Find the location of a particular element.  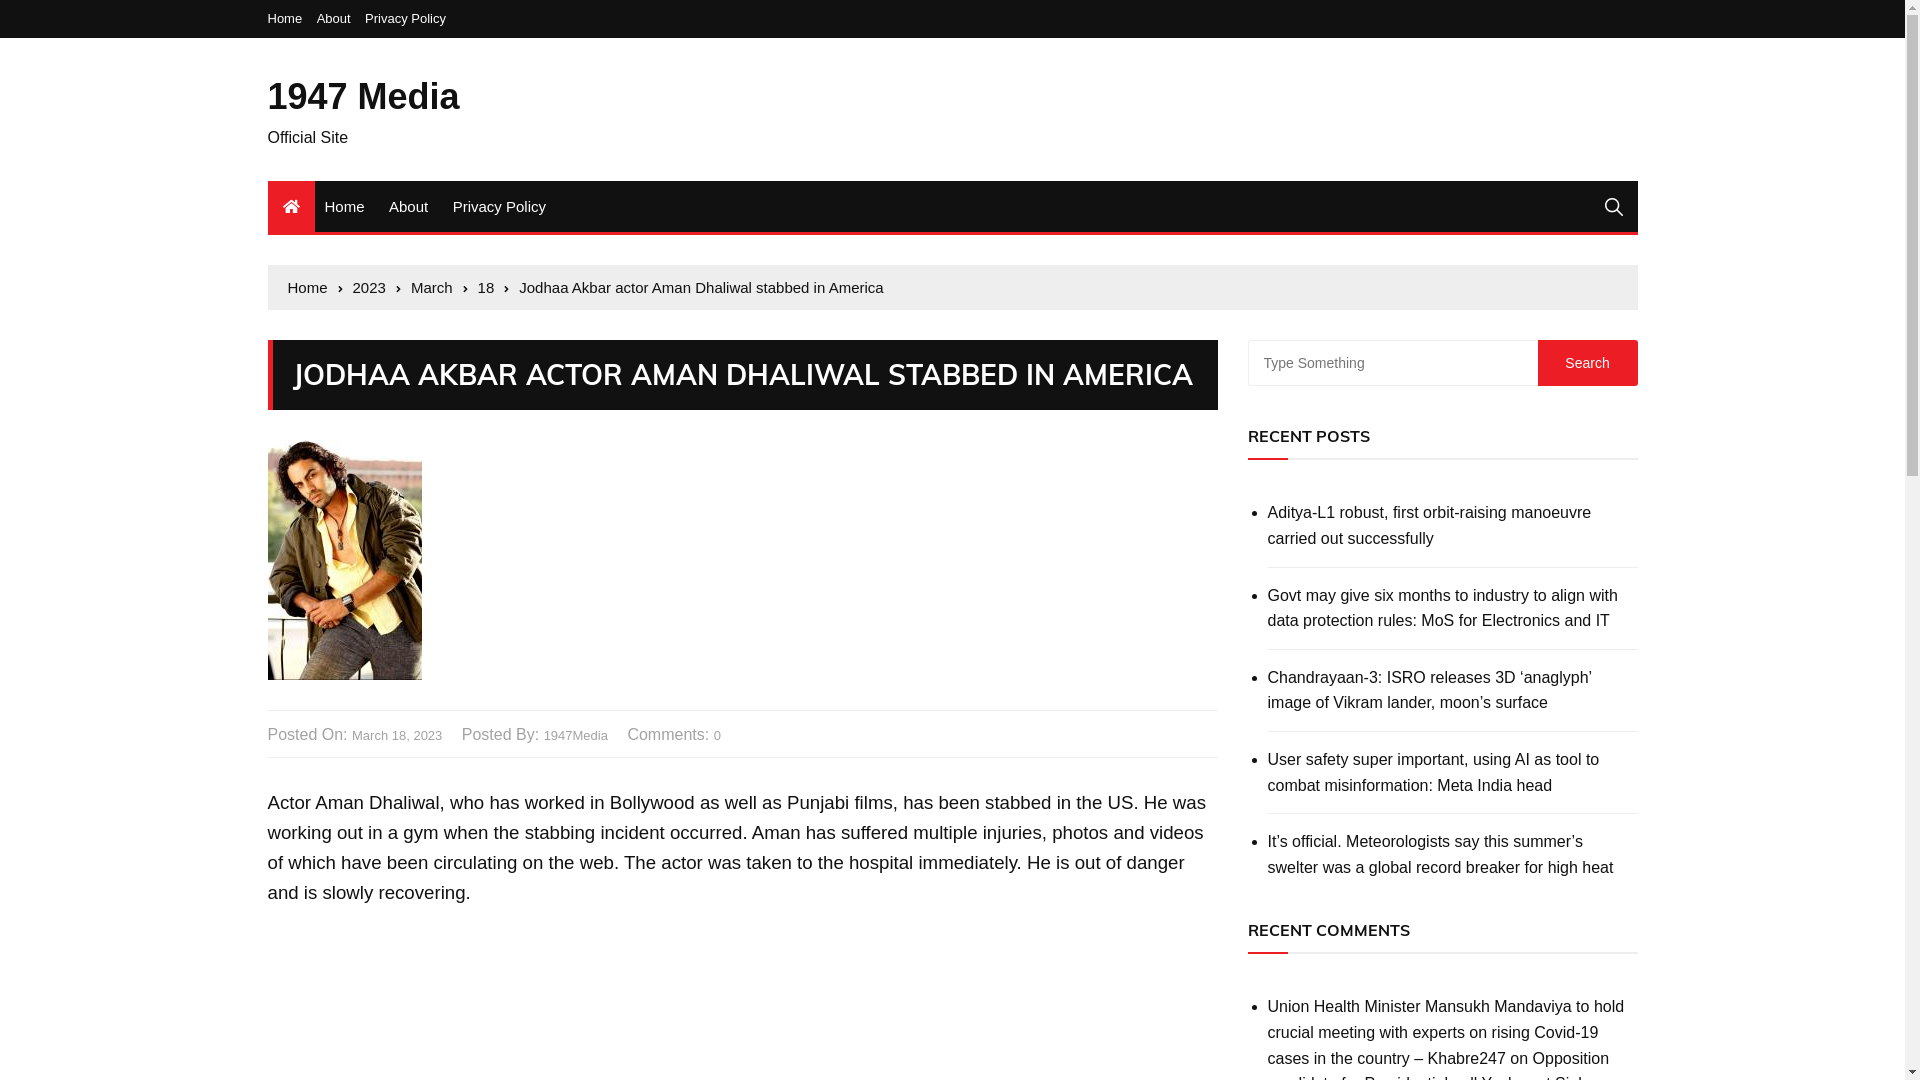

'1947Media' is located at coordinates (575, 736).